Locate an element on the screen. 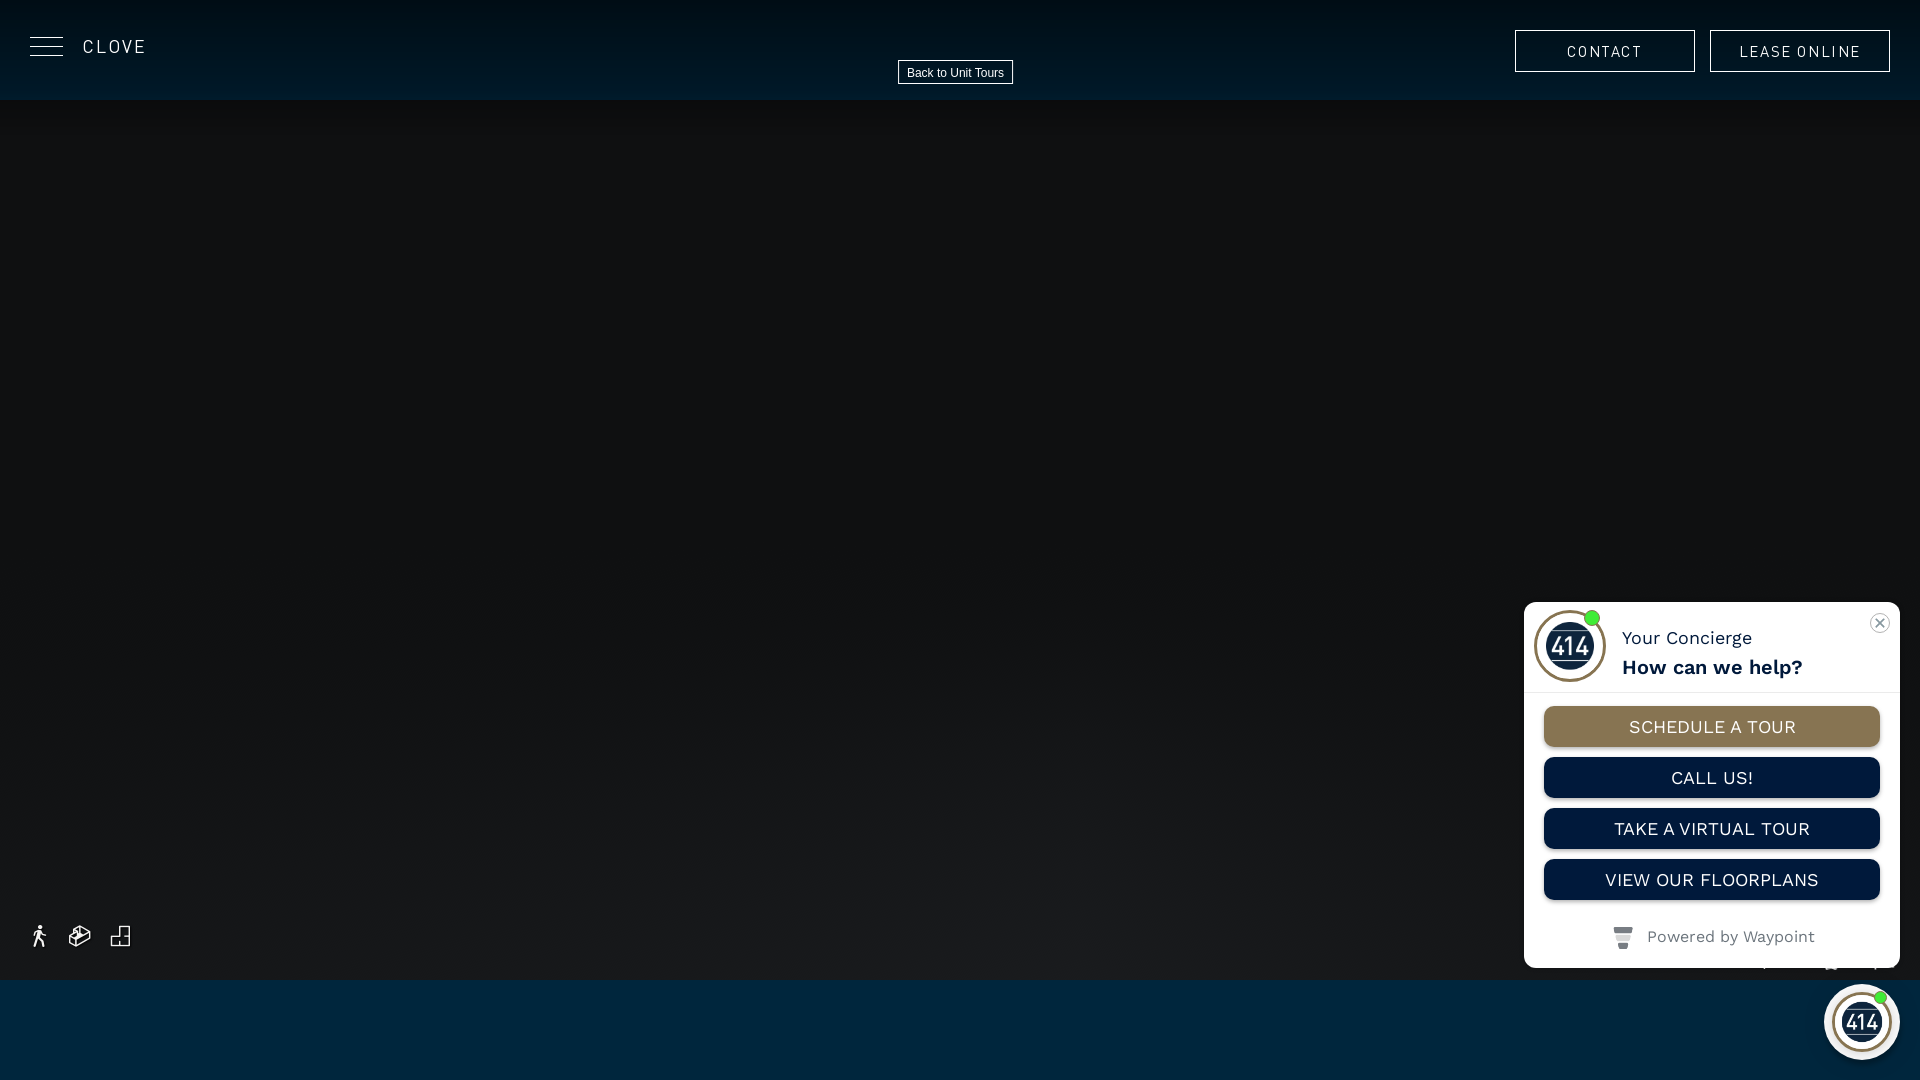  'LEASE ONLINE' is located at coordinates (1800, 49).